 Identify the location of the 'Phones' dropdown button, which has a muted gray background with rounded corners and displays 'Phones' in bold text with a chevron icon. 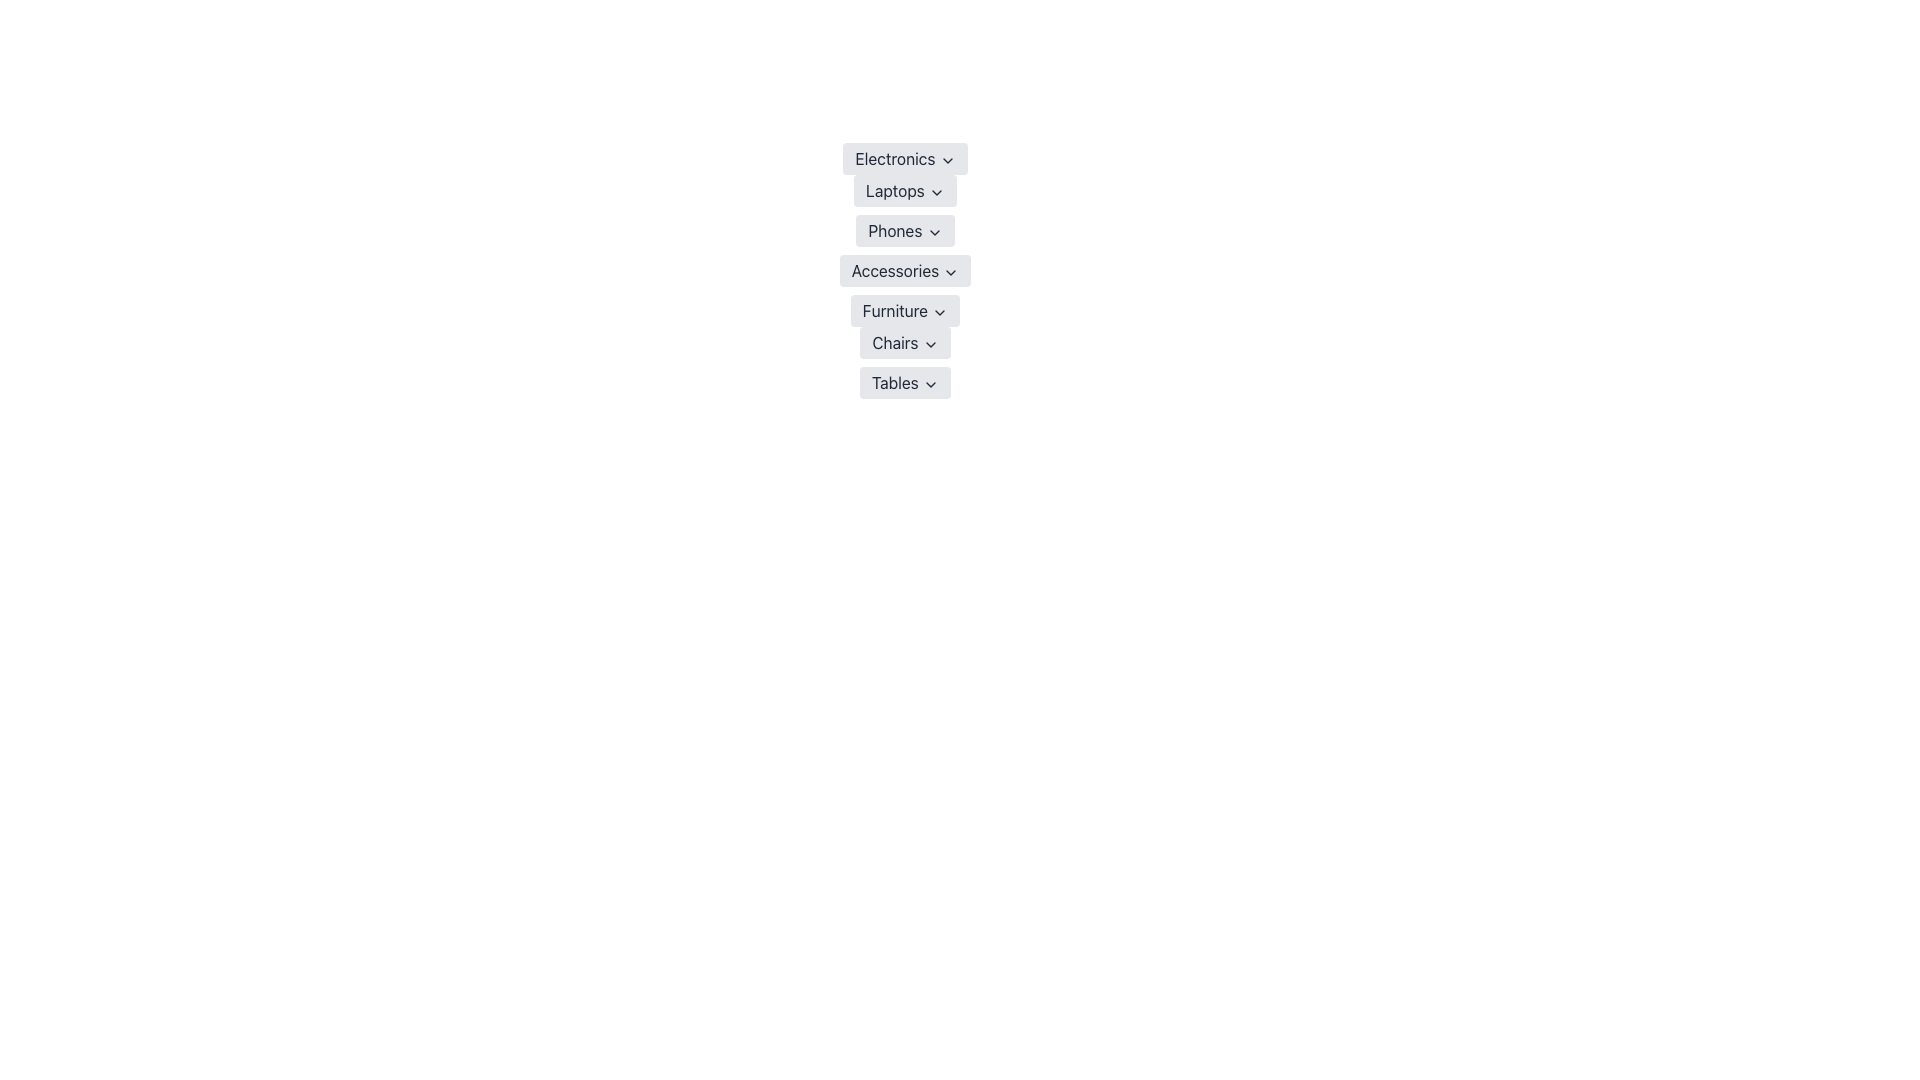
(904, 230).